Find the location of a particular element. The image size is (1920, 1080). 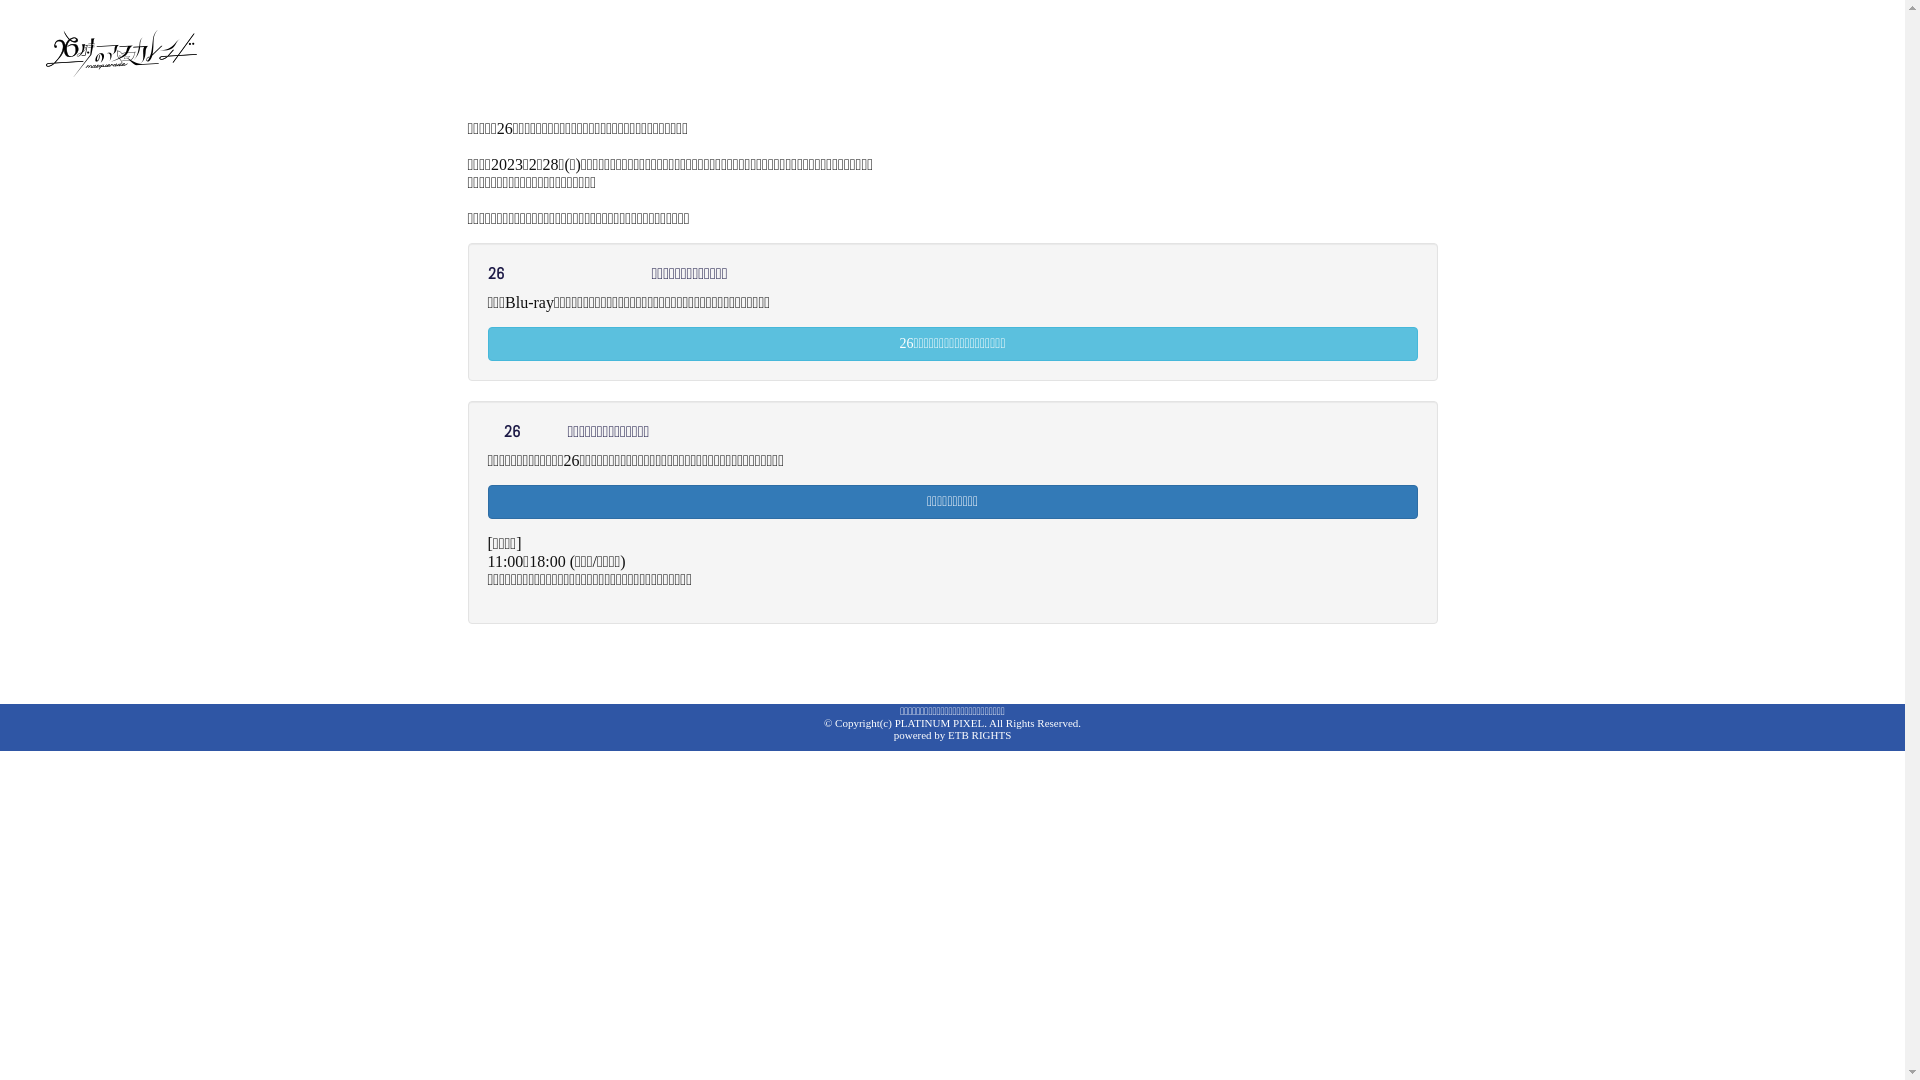

'ETB RIGHTS' is located at coordinates (979, 735).